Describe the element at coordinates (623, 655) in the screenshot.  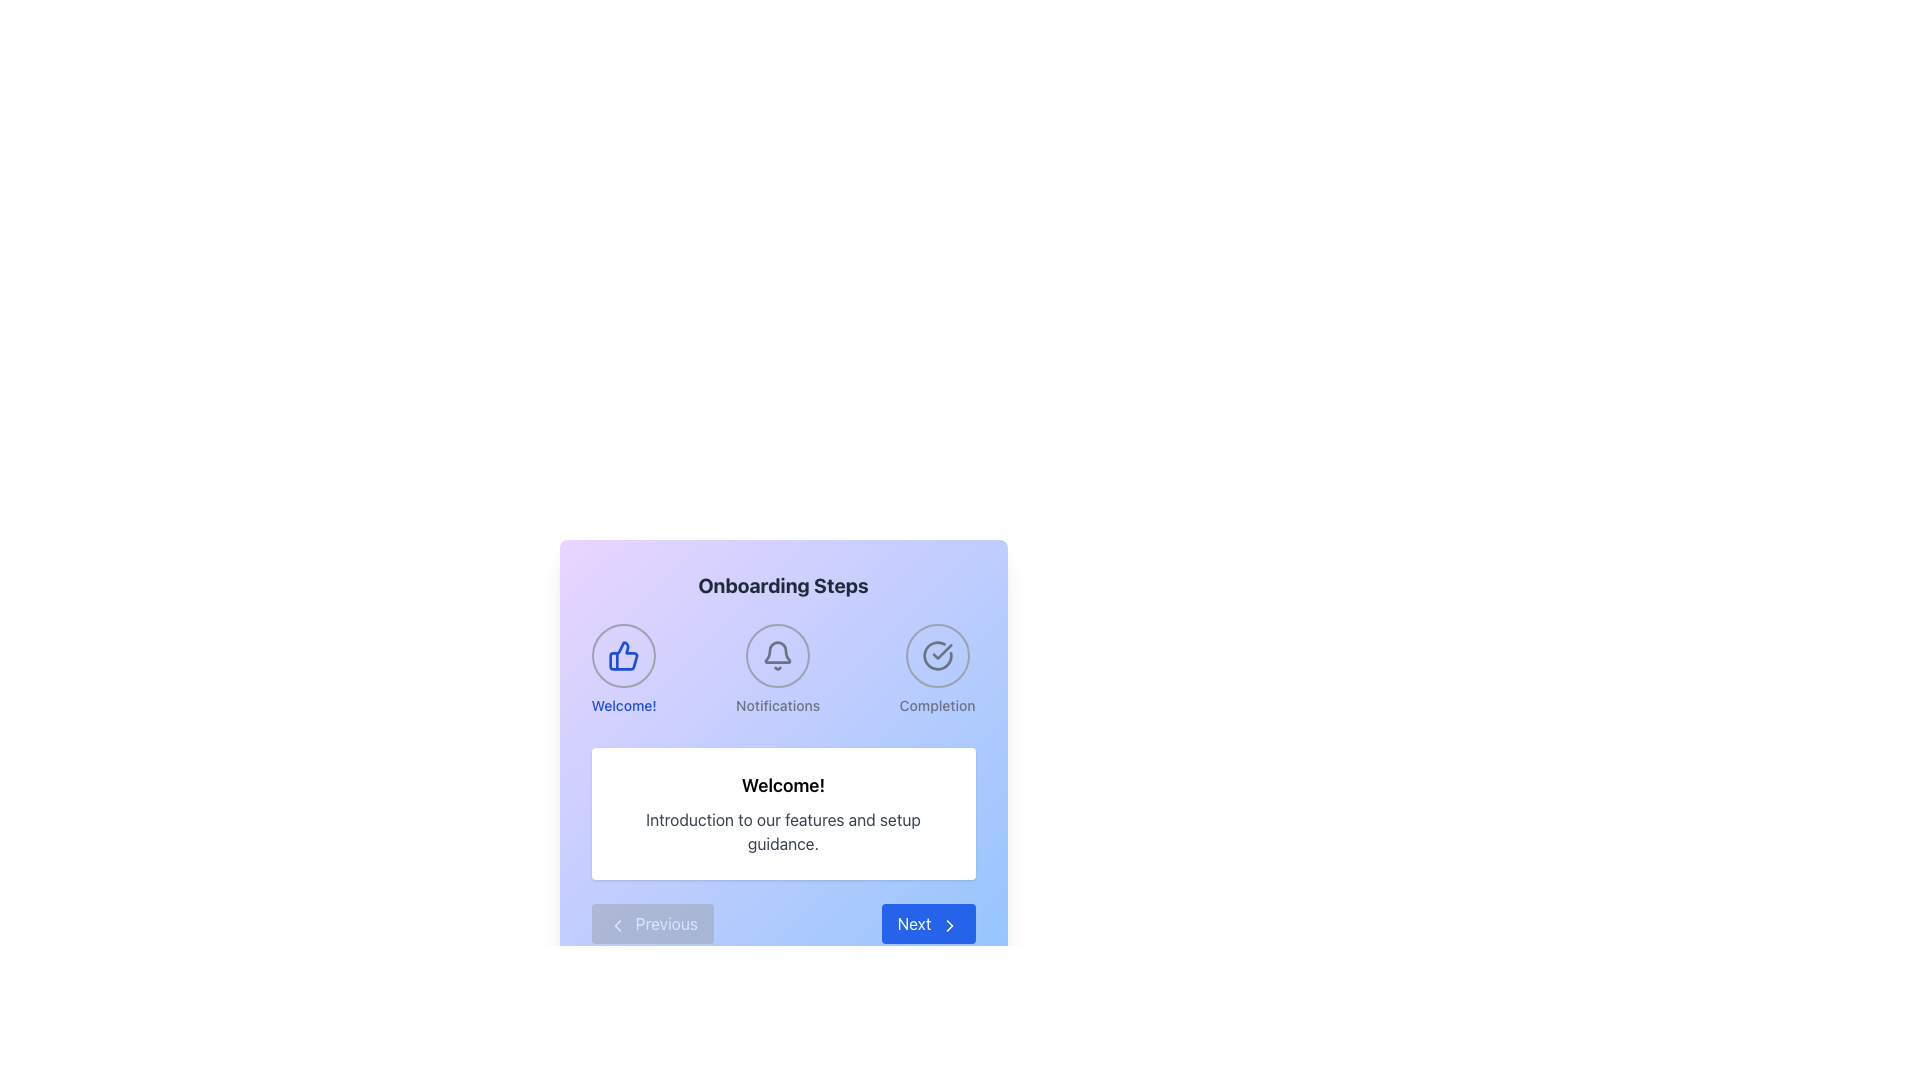
I see `the Circular Button with Icon in the 'Welcome!' section` at that location.